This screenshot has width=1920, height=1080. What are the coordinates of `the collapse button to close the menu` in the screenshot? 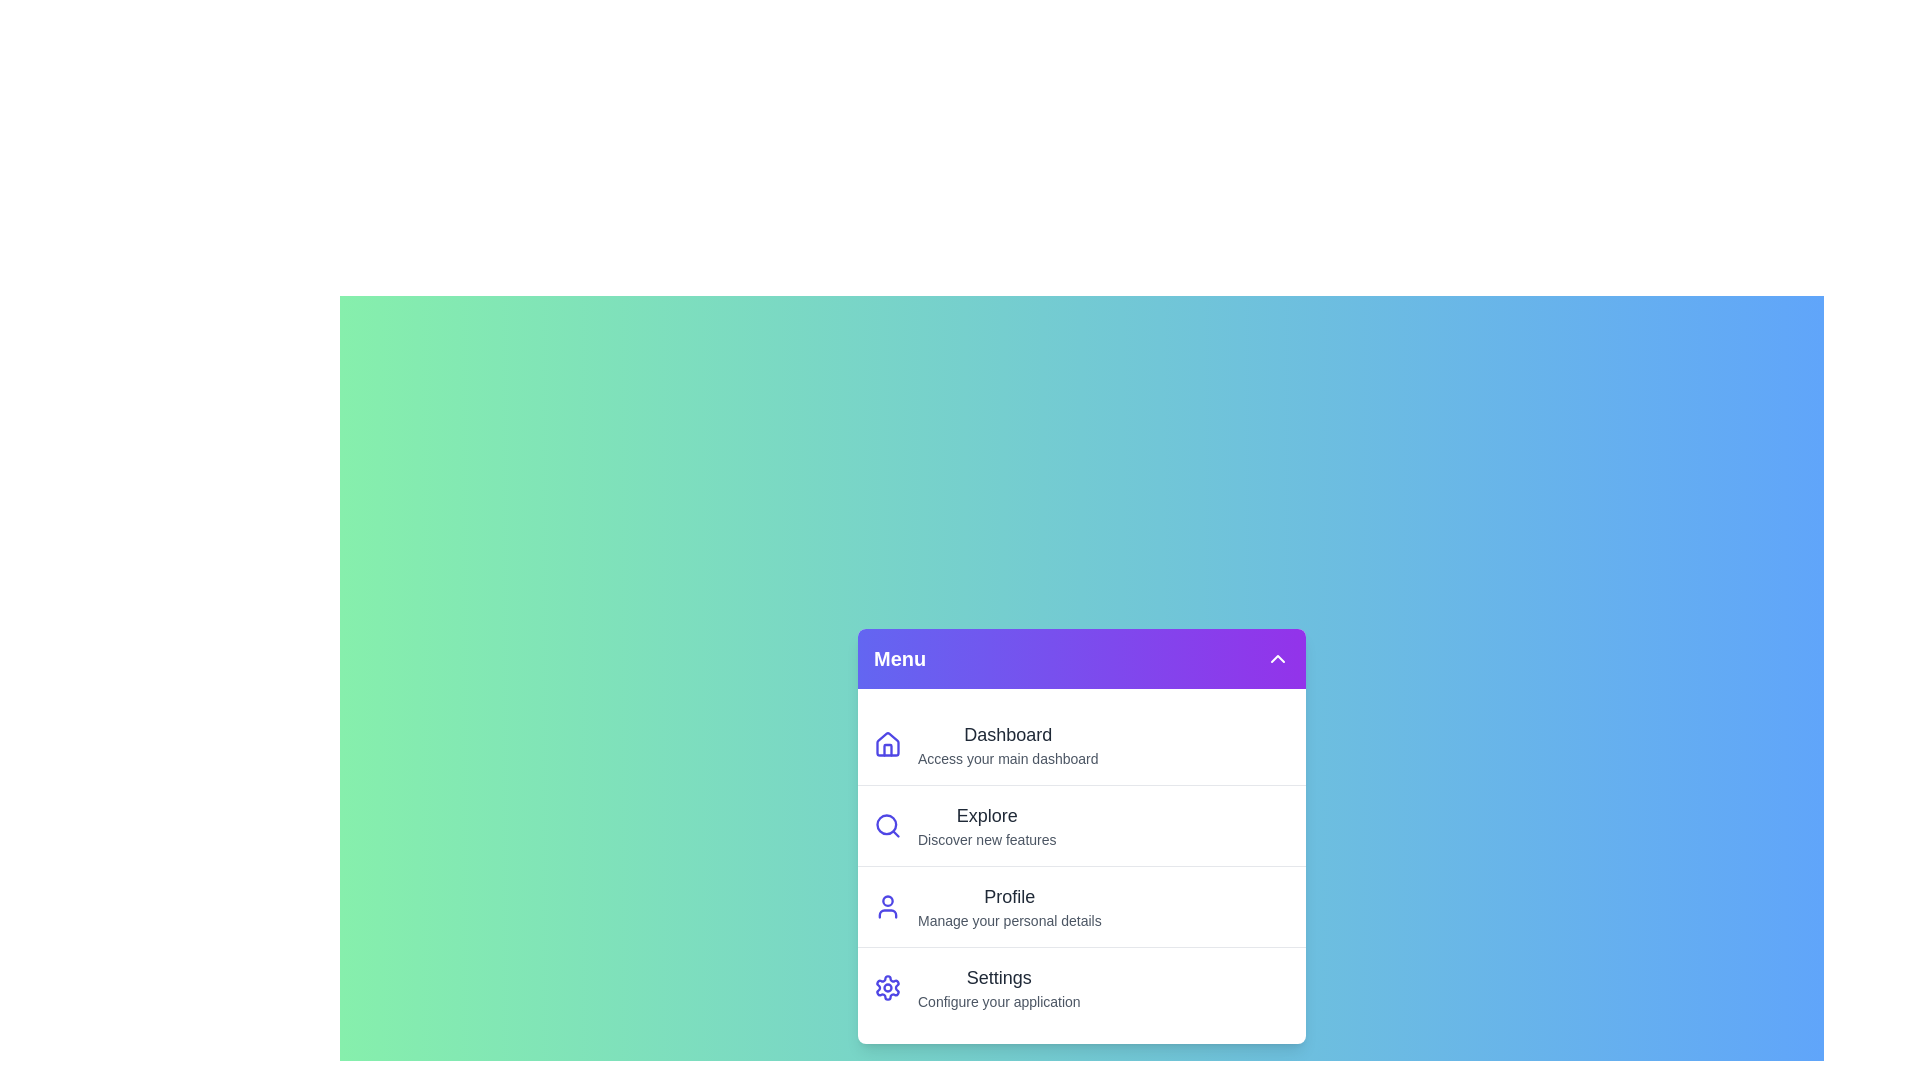 It's located at (1276, 658).